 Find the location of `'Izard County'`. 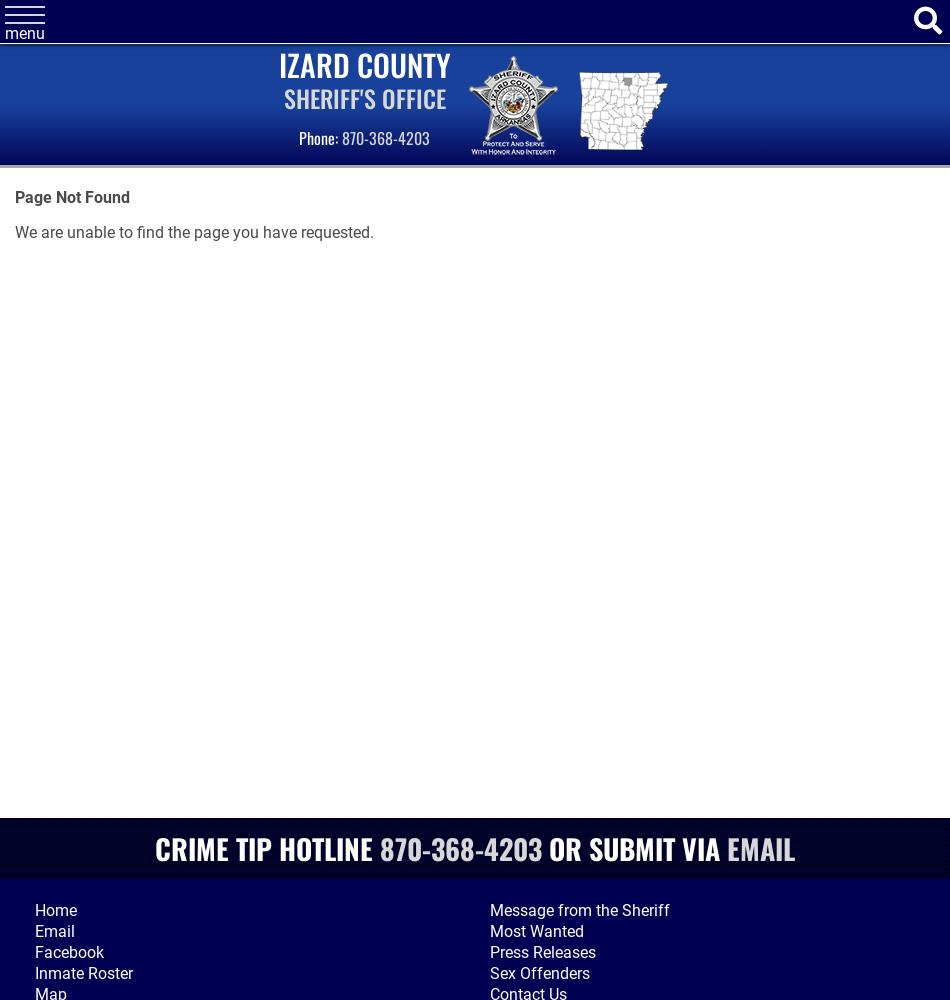

'Izard County' is located at coordinates (363, 63).